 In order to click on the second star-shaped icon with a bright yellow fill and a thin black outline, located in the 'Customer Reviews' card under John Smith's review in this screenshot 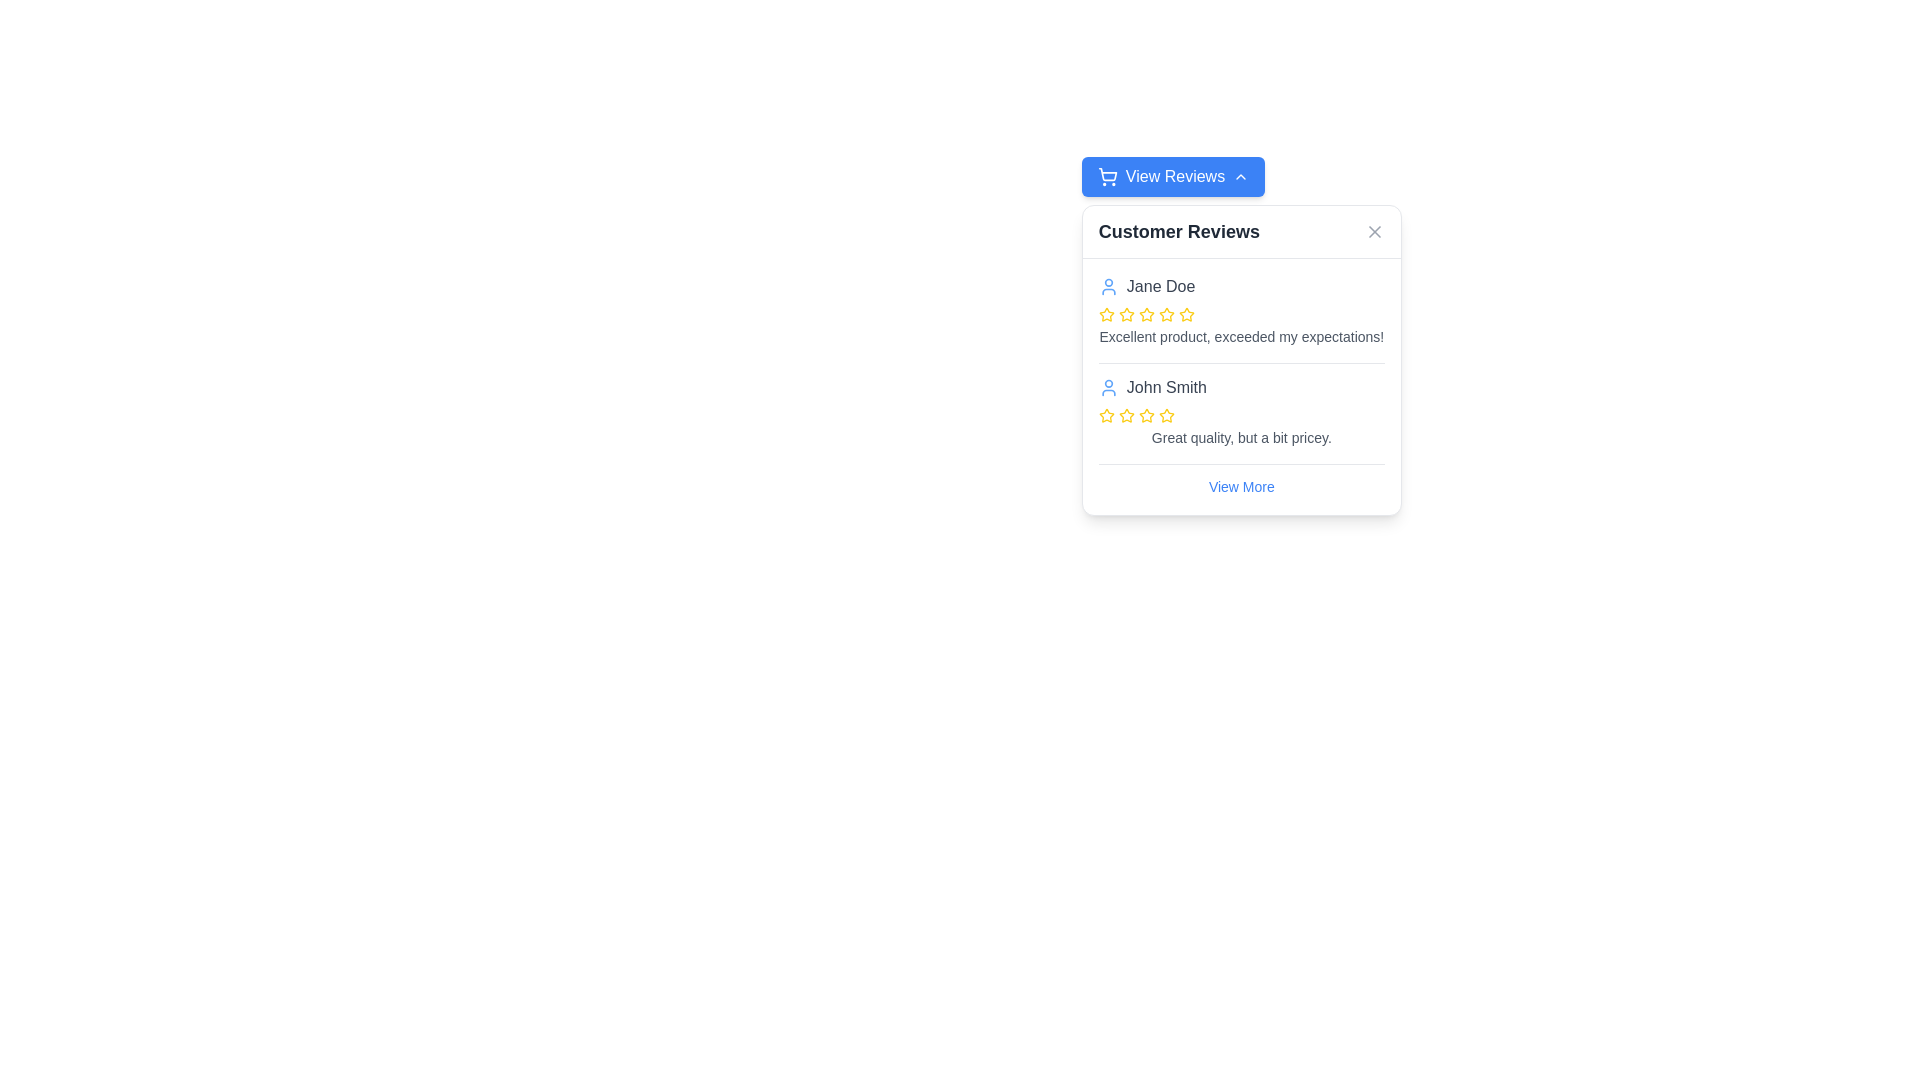, I will do `click(1146, 414)`.